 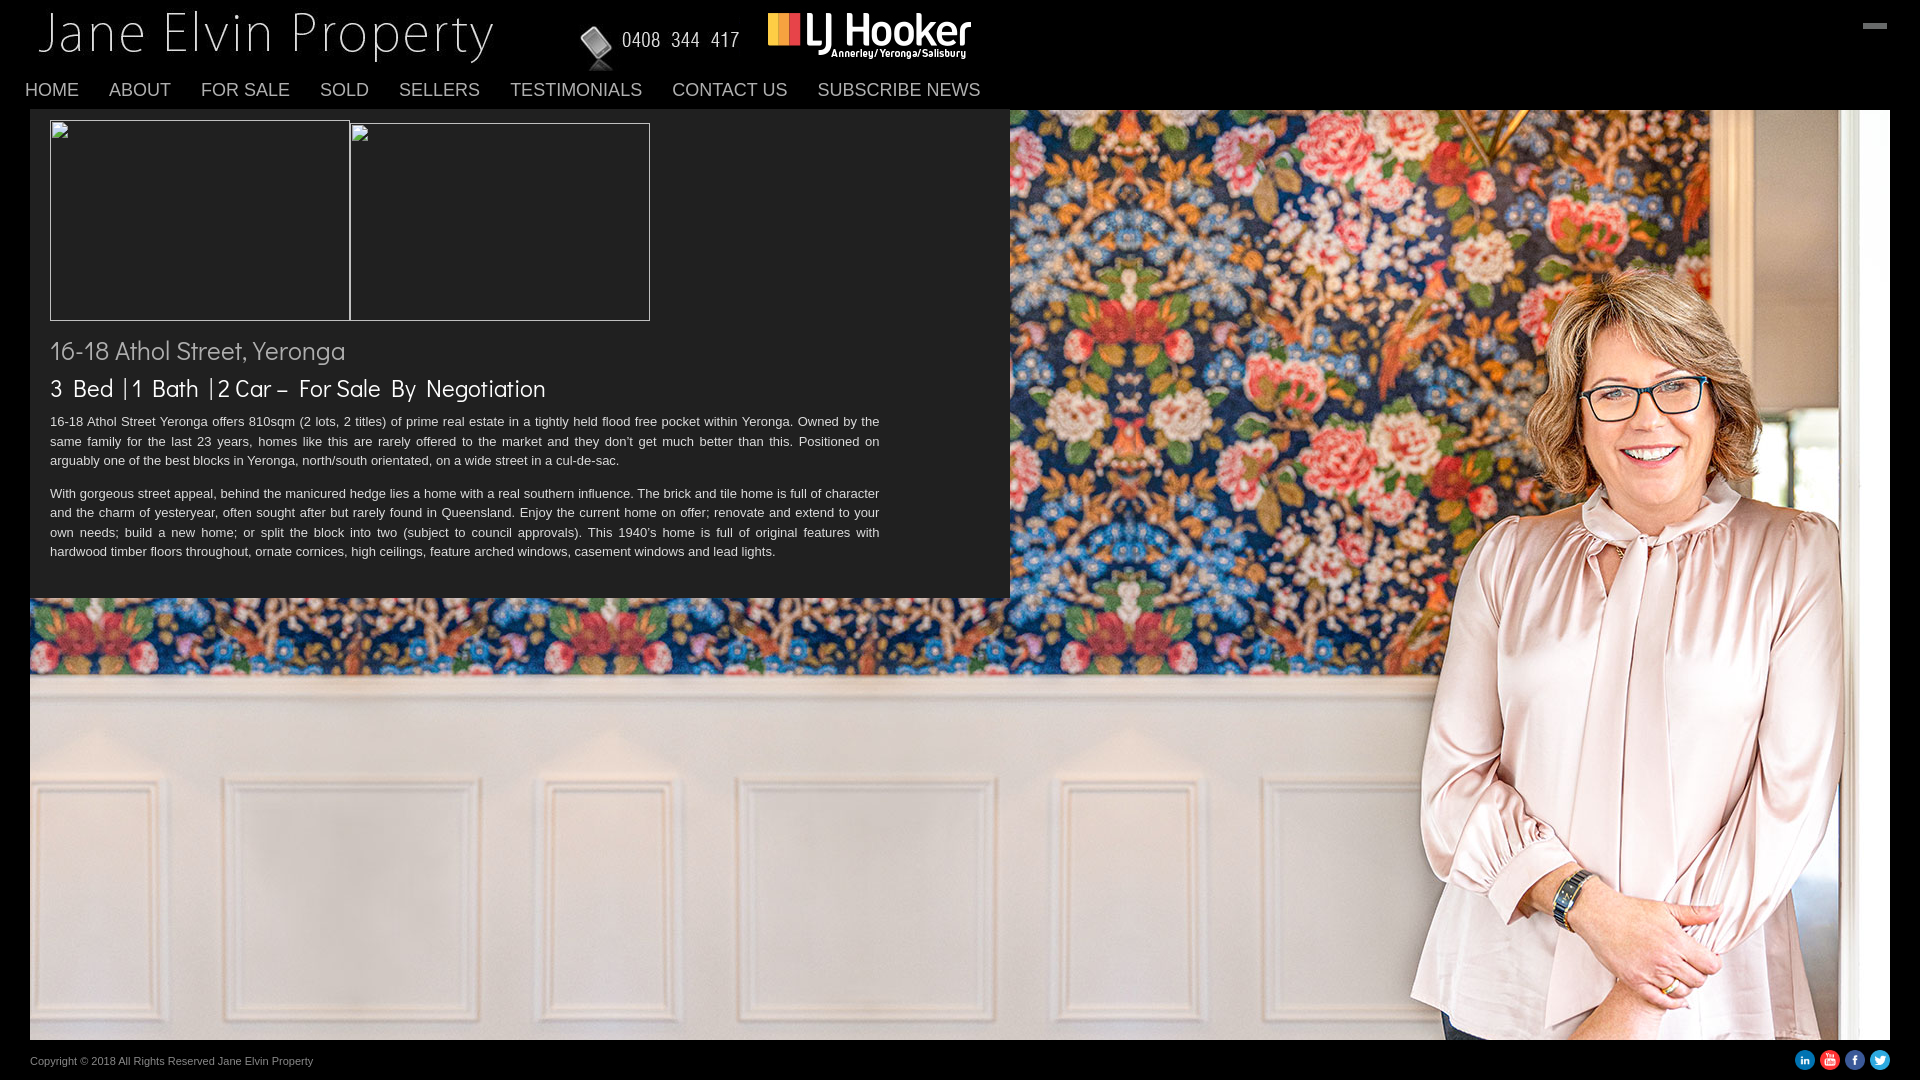 What do you see at coordinates (153, 88) in the screenshot?
I see `'ABOUT'` at bounding box center [153, 88].